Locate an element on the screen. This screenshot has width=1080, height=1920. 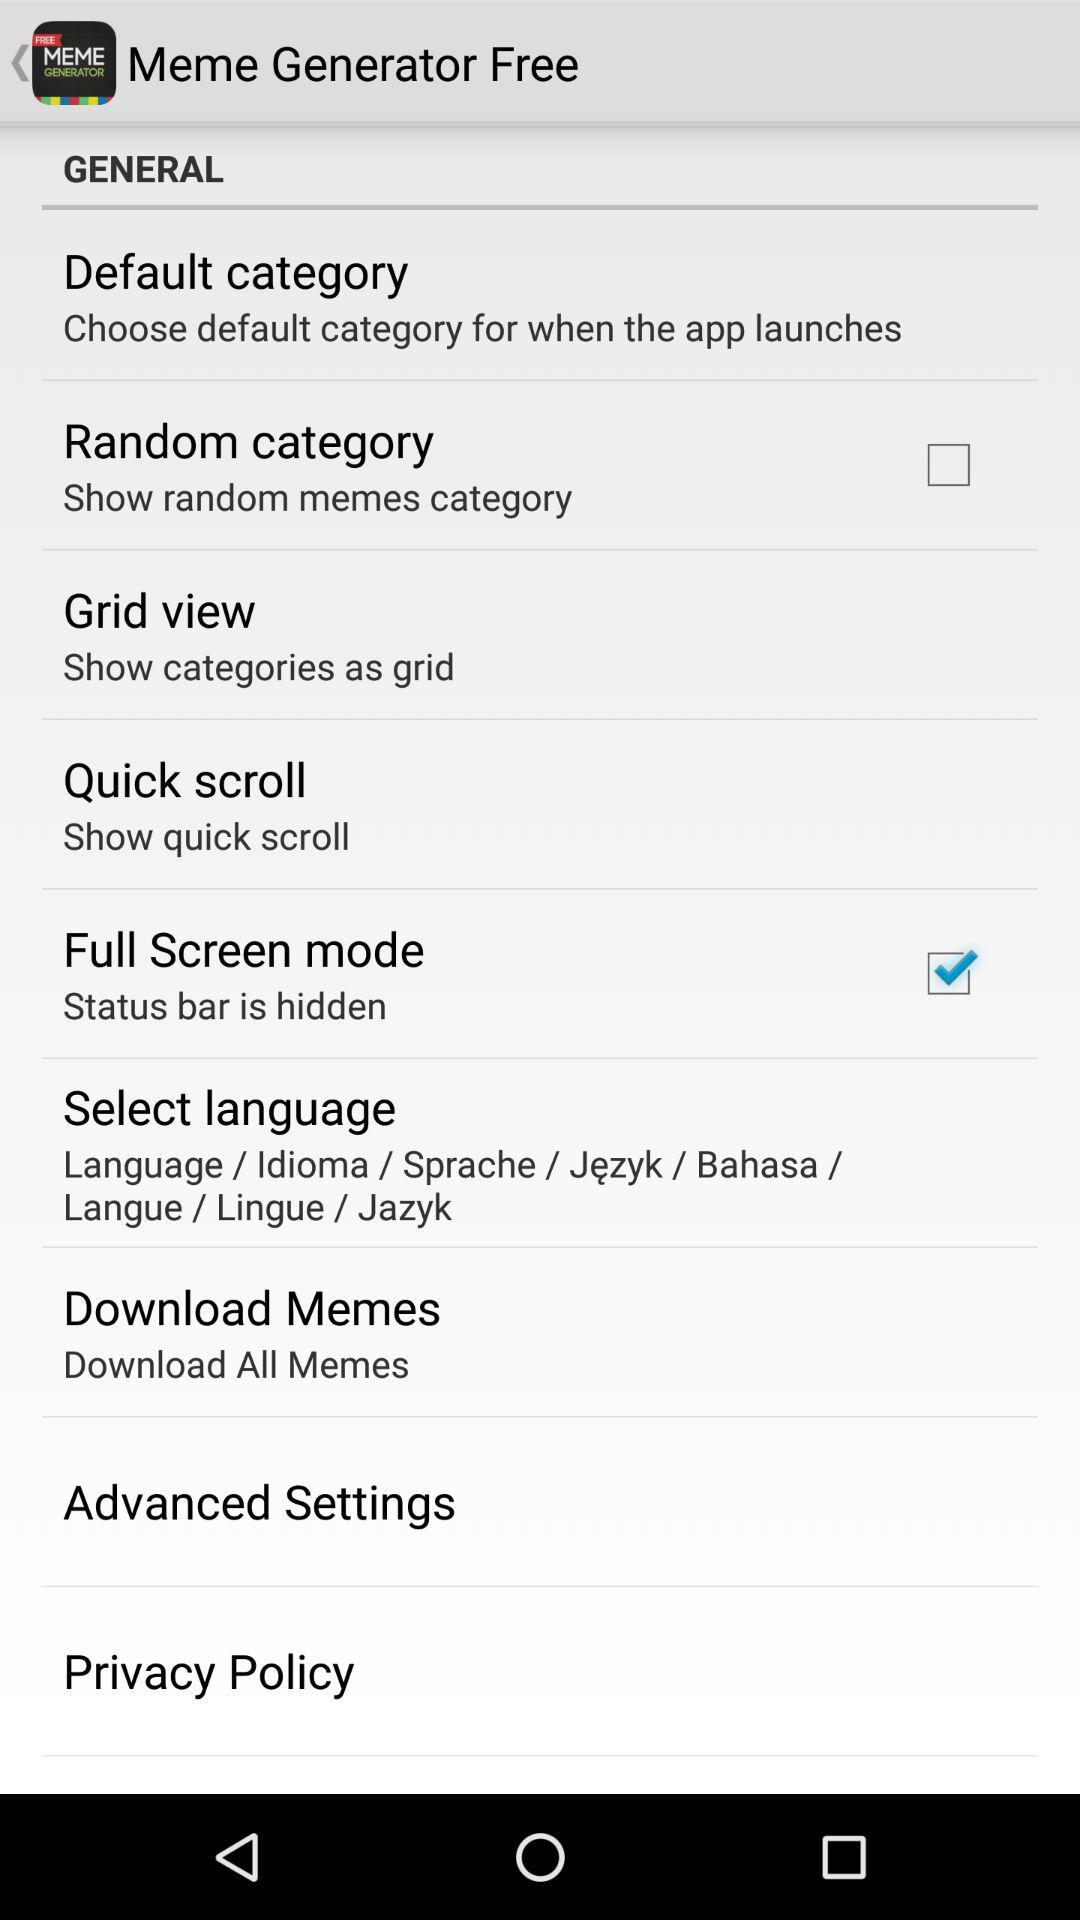
status bar is app is located at coordinates (224, 1004).